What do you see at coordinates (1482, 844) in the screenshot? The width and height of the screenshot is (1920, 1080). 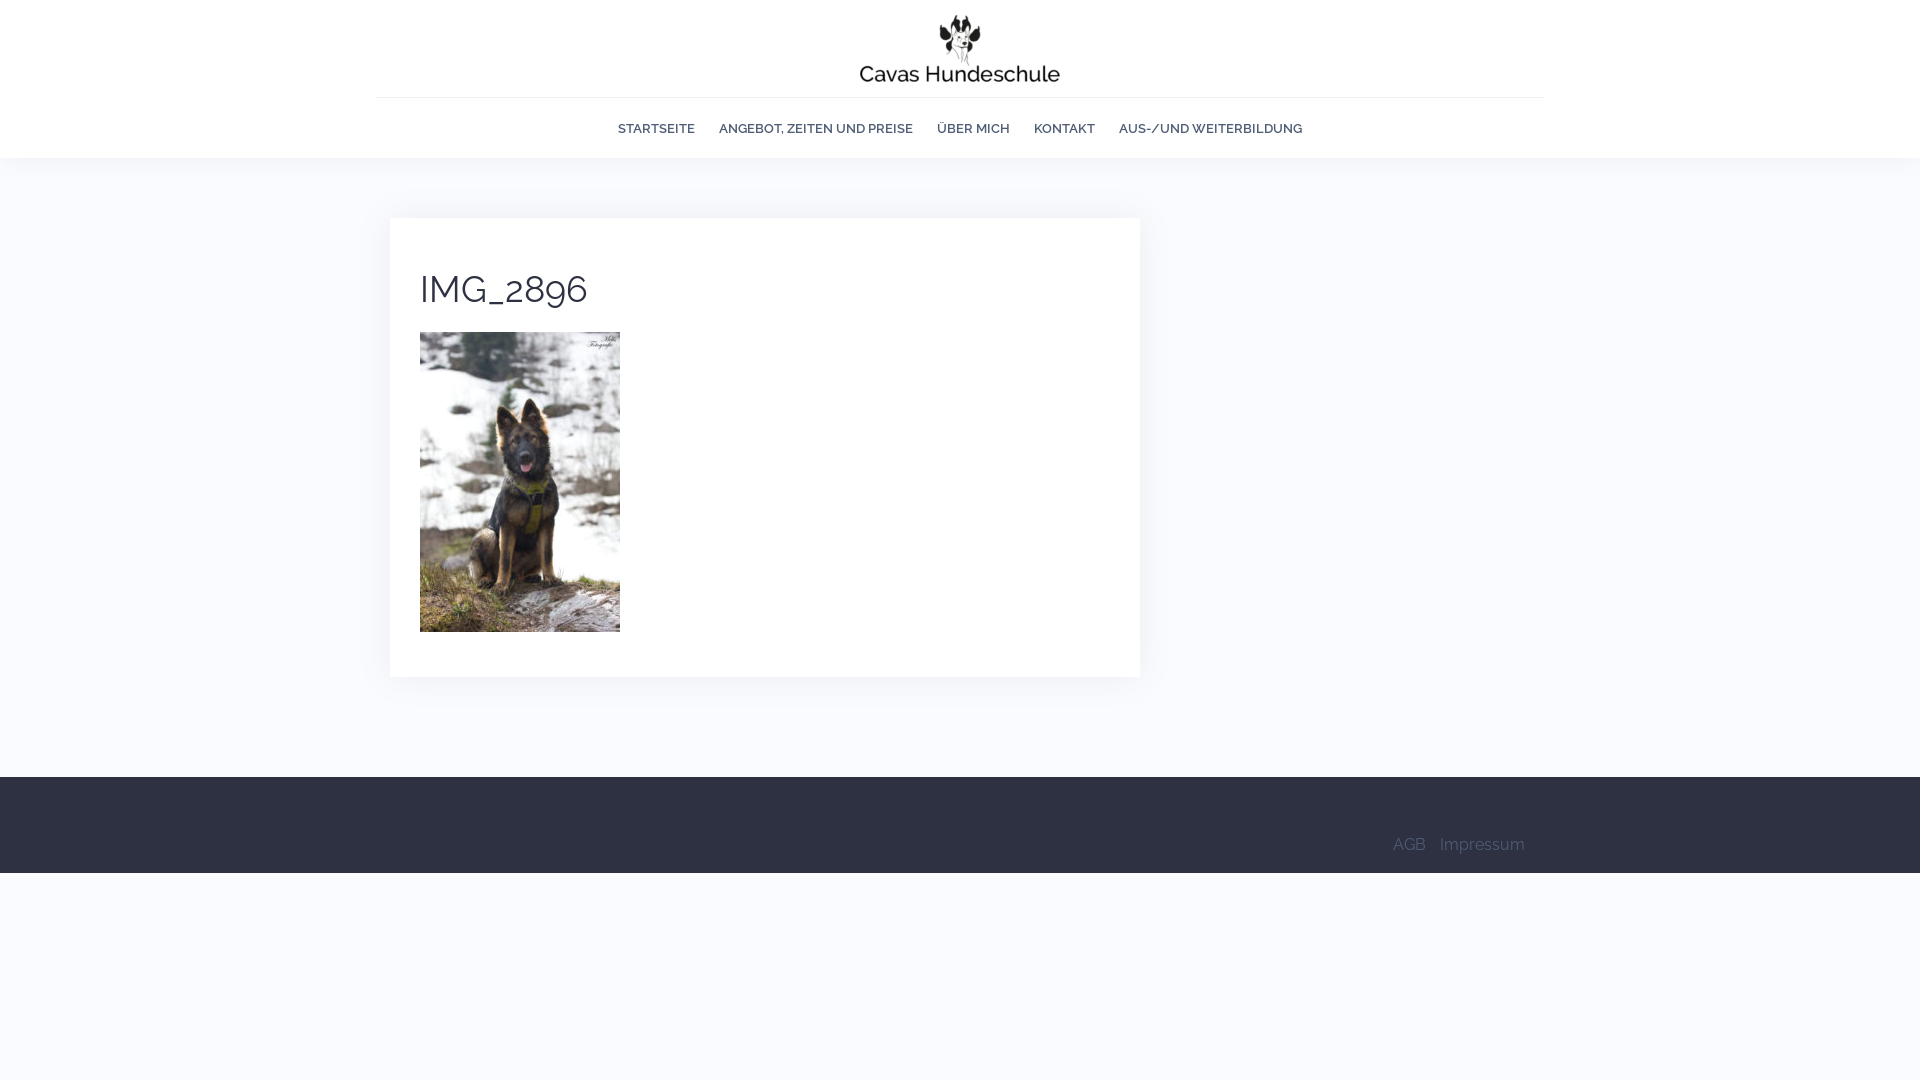 I see `'Impressum'` at bounding box center [1482, 844].